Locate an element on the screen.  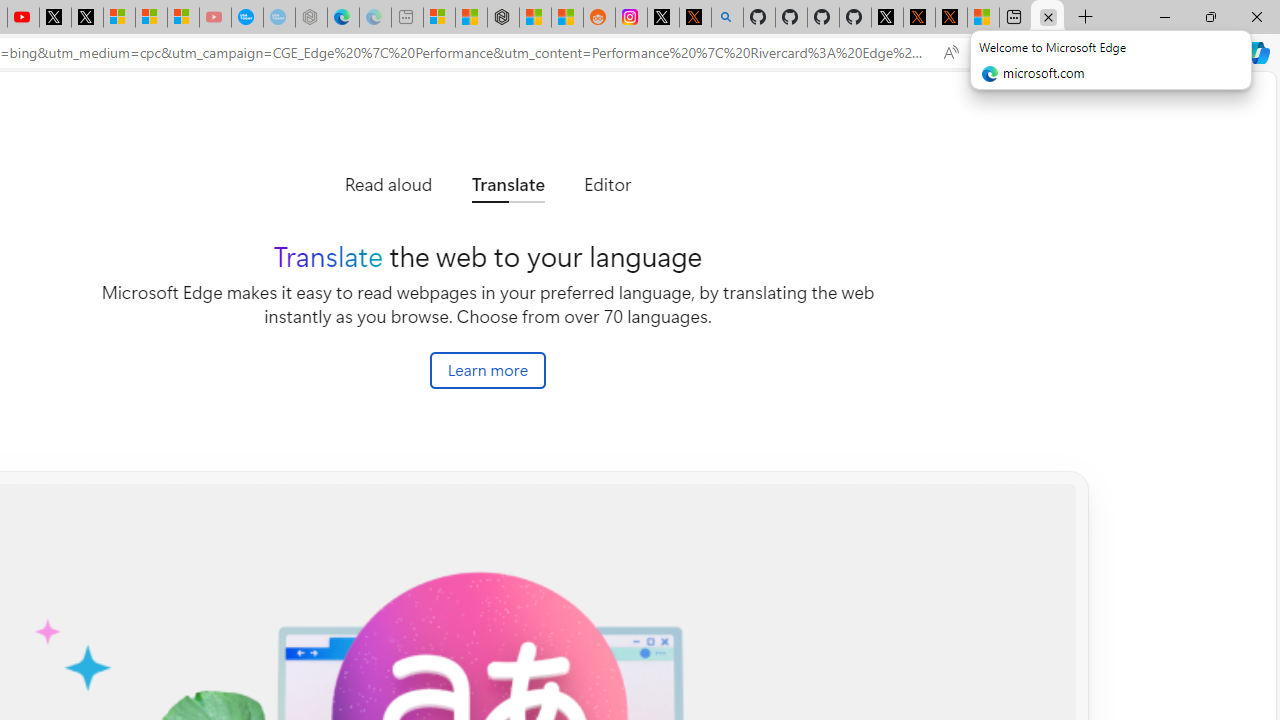
'Shanghai, China Weather trends | Microsoft Weather' is located at coordinates (566, 17).